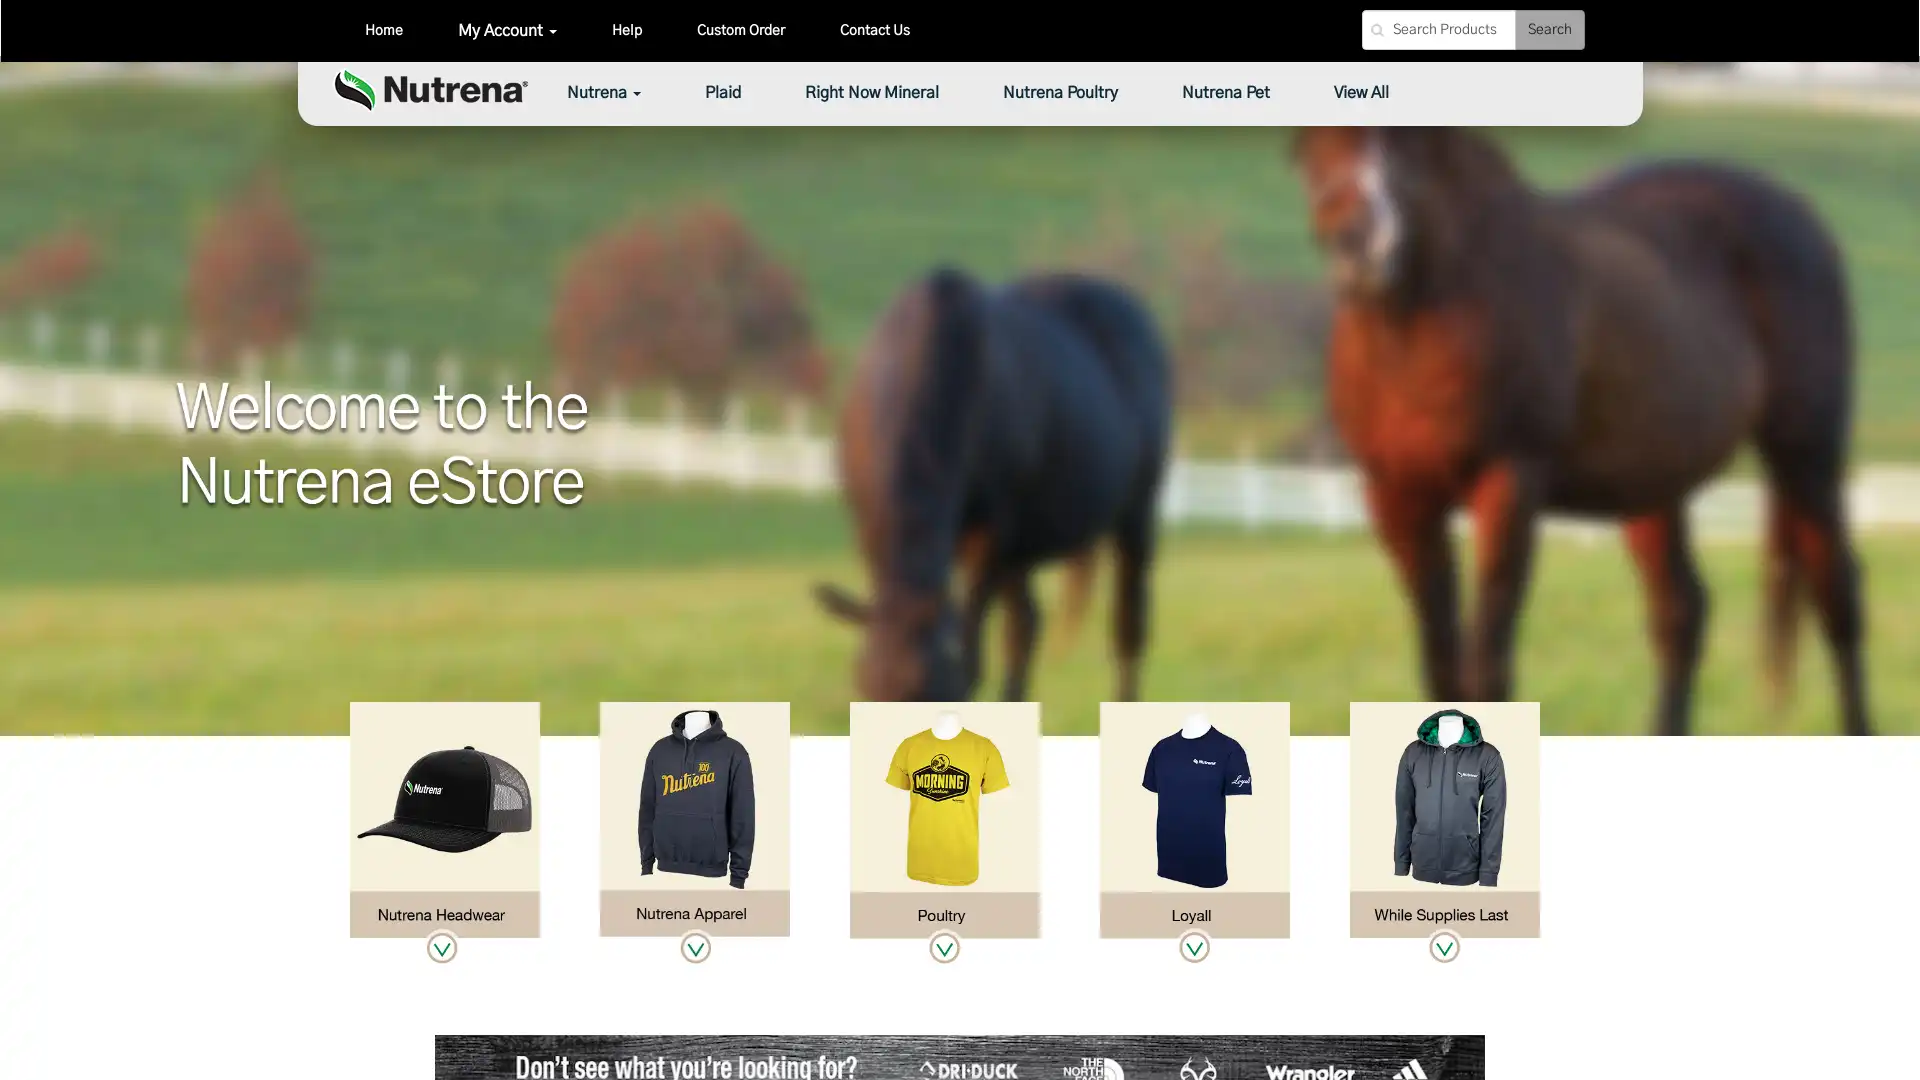  I want to click on Search, so click(1549, 30).